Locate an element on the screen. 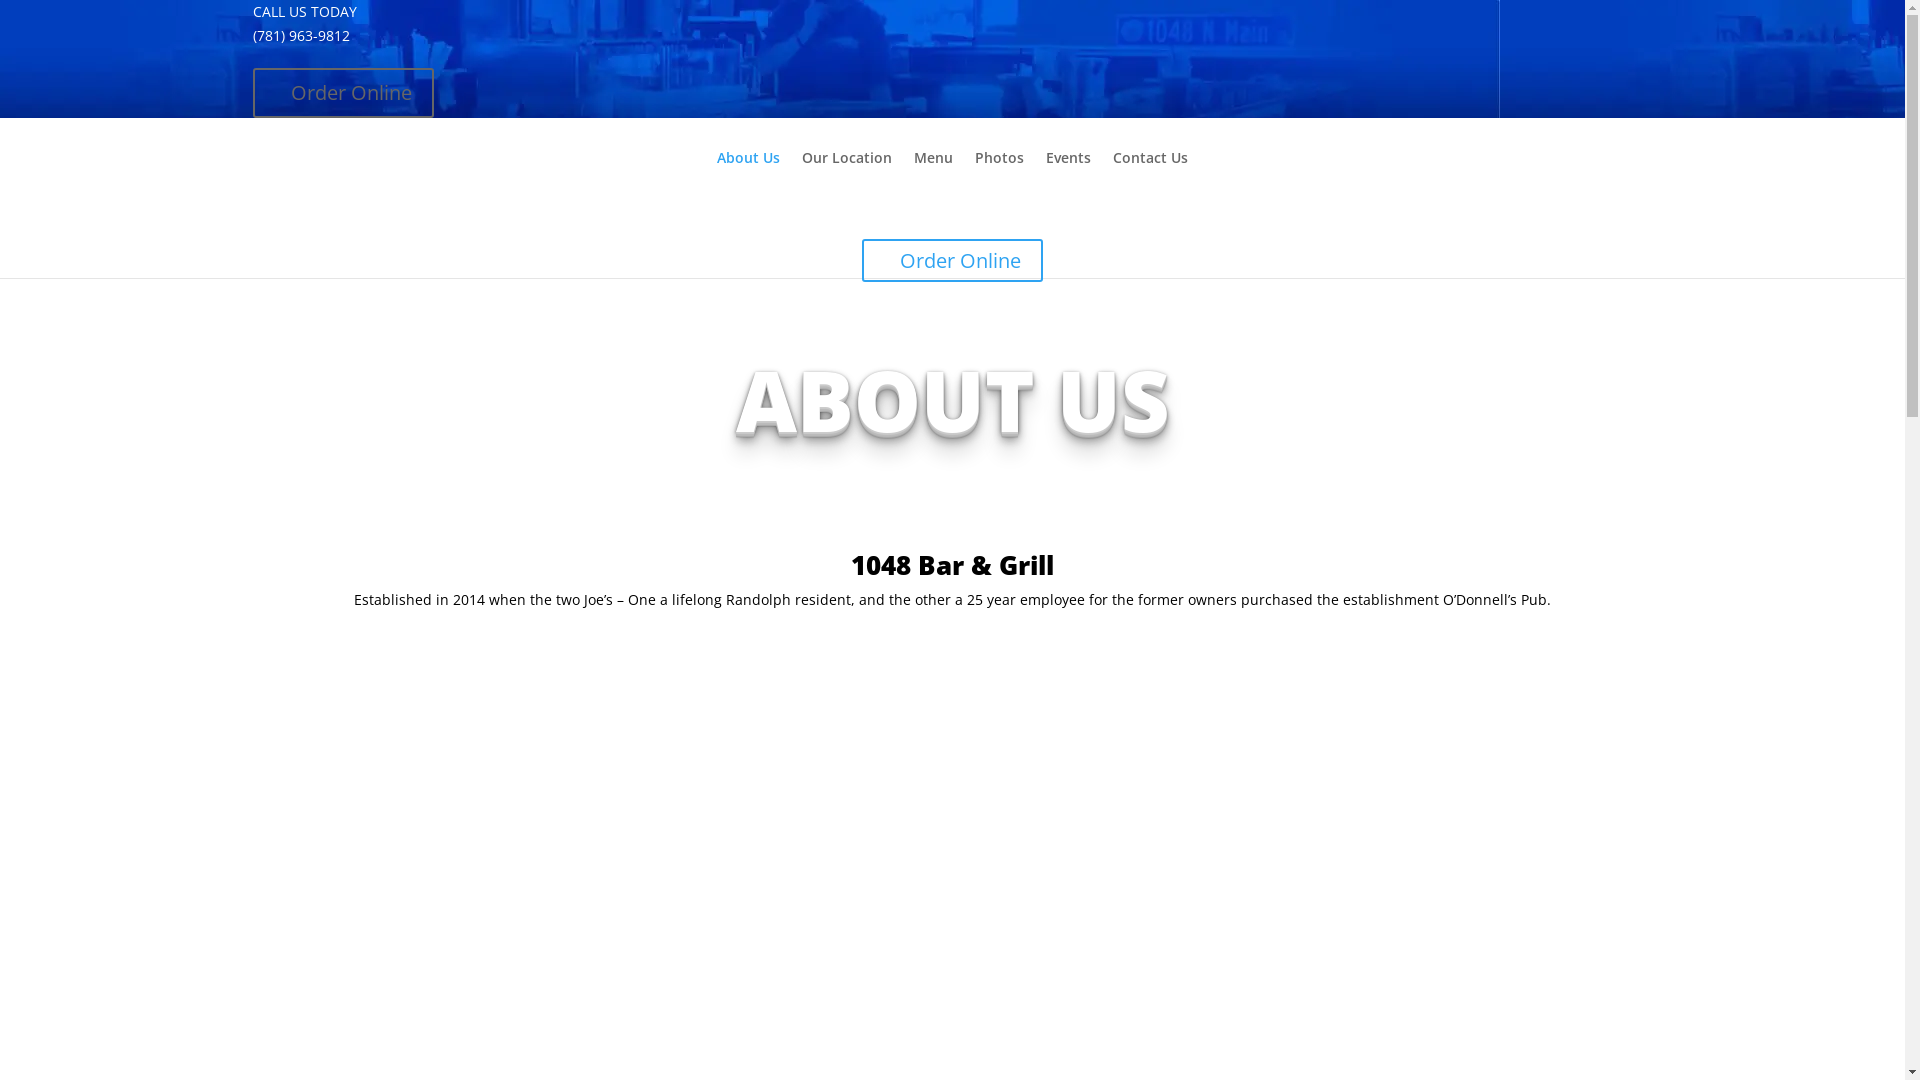  'Photos' is located at coordinates (974, 173).